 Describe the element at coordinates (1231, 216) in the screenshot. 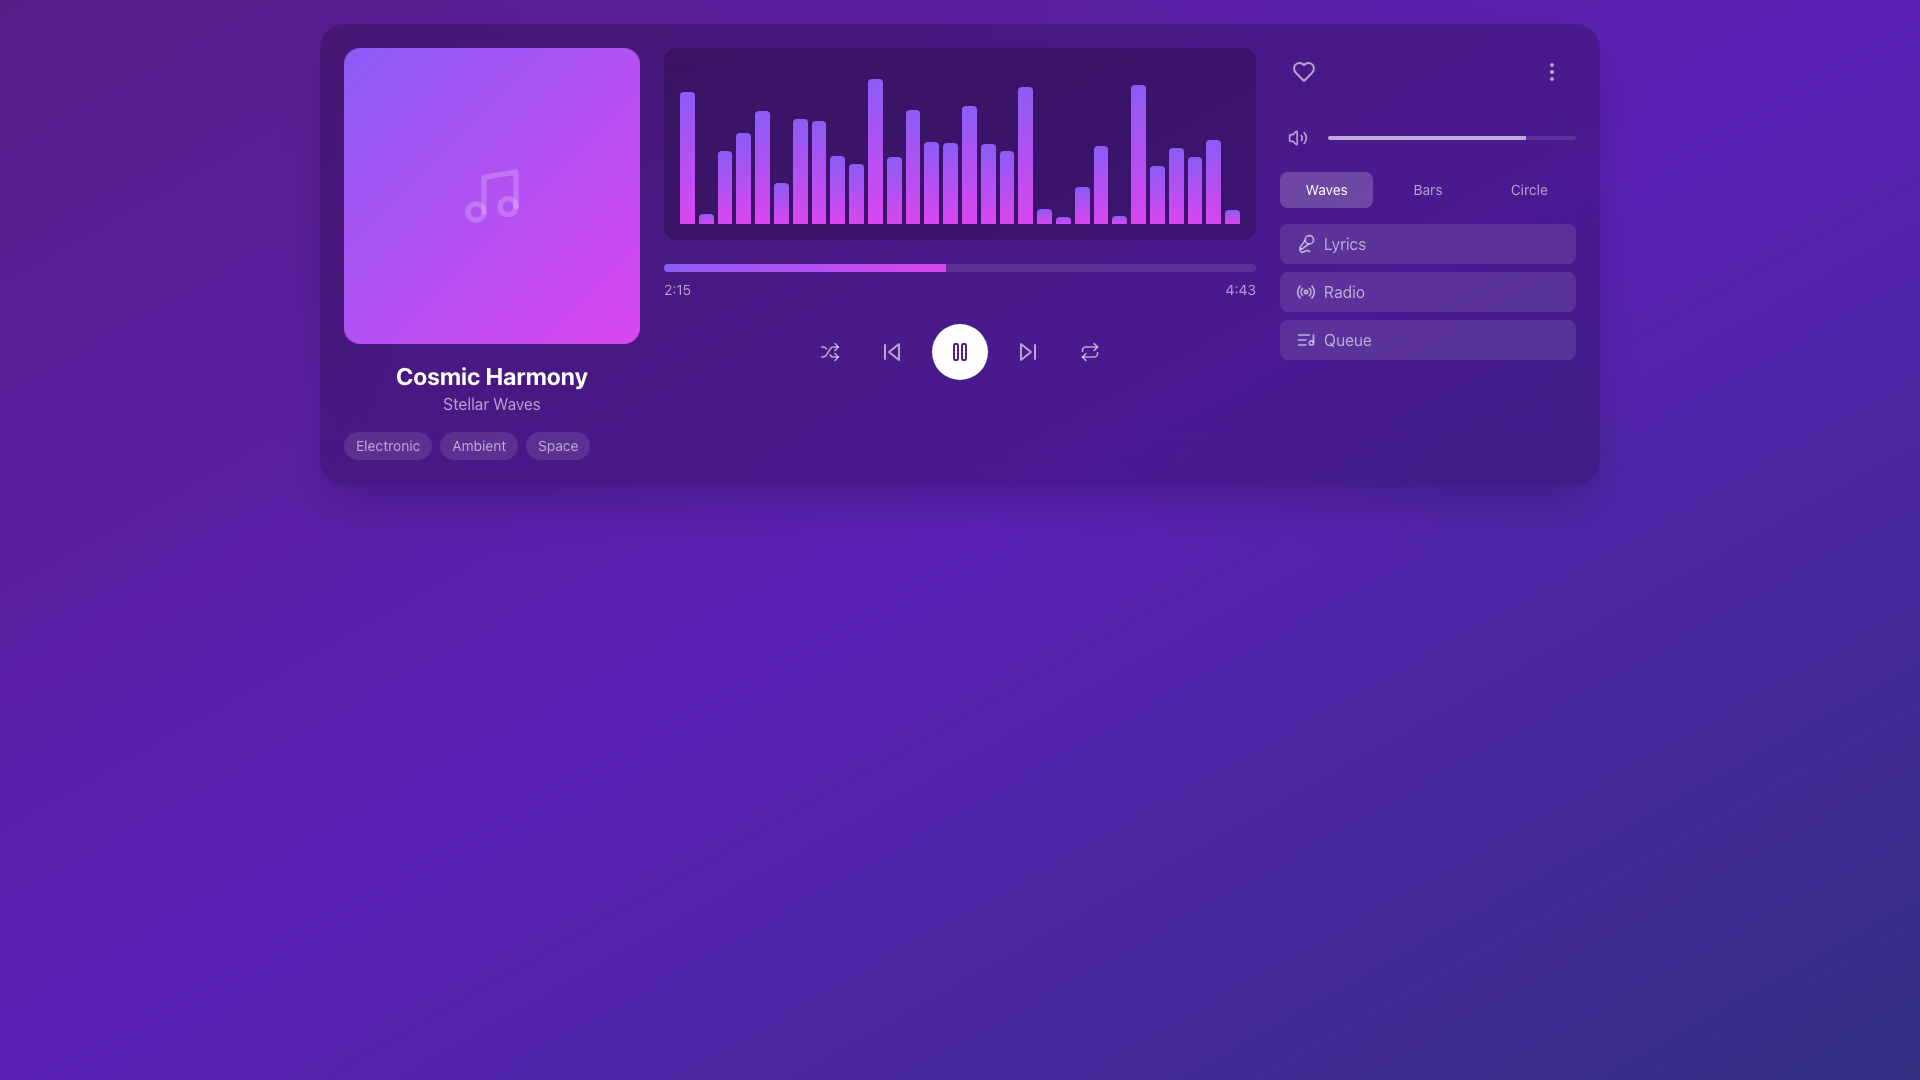

I see `the last (29th) graphical bar of the audio waveform display, which is a thin rectangular bar with a gradient from fuchsia to violet and rounded top corners` at that location.